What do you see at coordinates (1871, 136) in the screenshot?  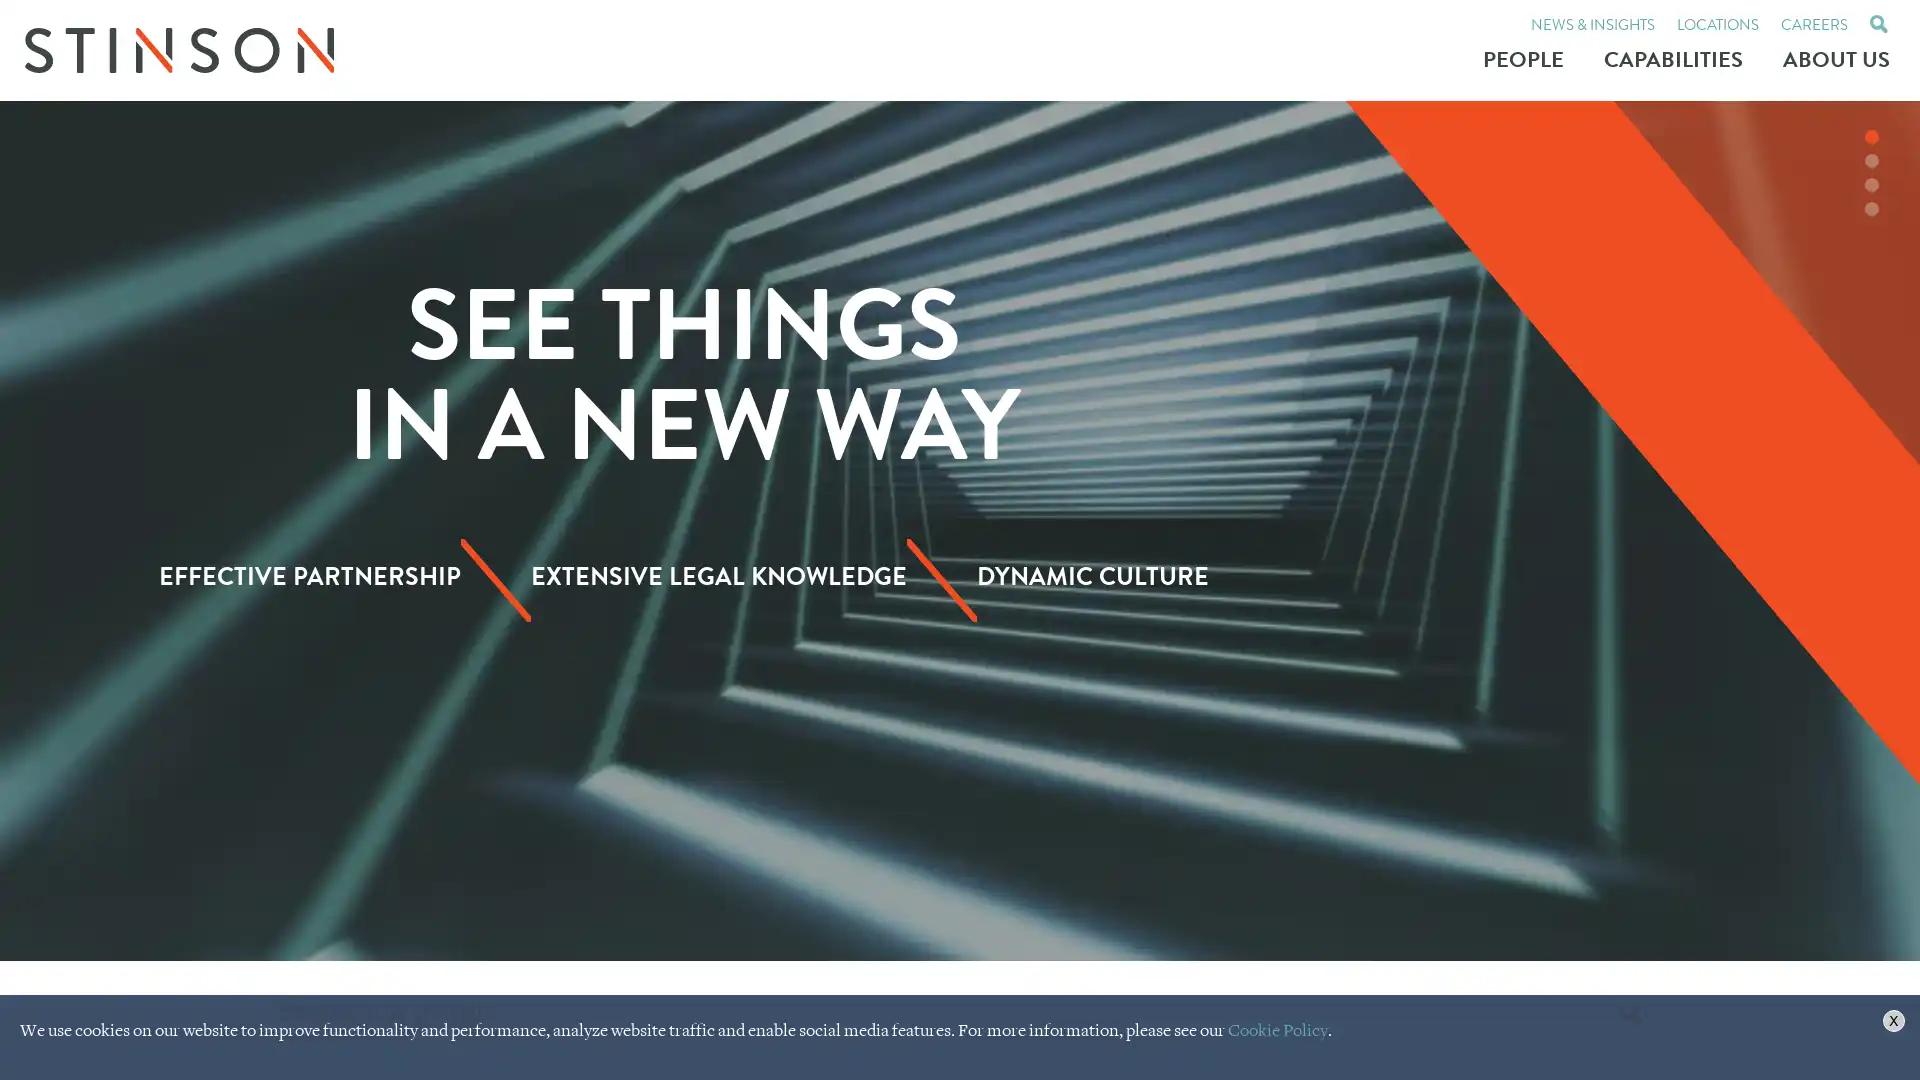 I see `1` at bounding box center [1871, 136].